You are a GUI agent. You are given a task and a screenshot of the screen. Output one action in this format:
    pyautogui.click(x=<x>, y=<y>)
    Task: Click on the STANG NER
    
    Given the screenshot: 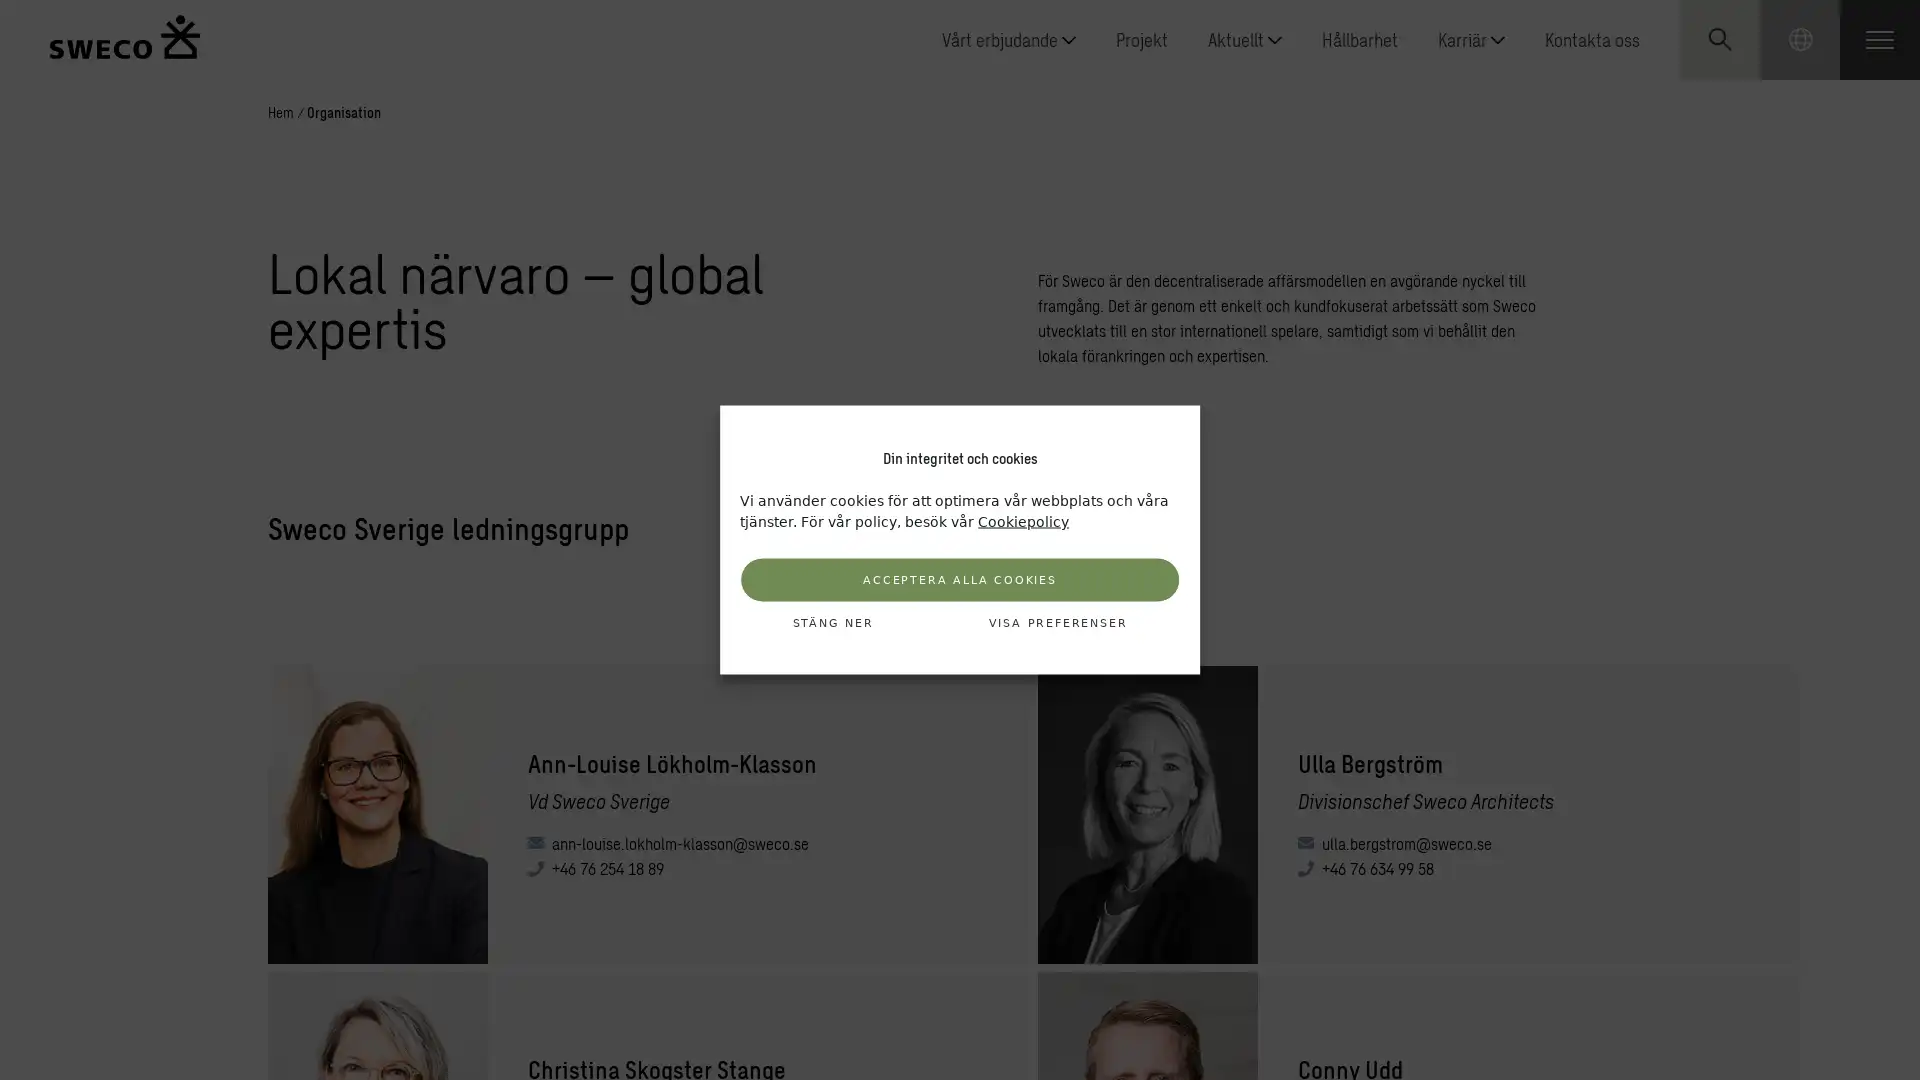 What is the action you would take?
    pyautogui.click(x=832, y=622)
    